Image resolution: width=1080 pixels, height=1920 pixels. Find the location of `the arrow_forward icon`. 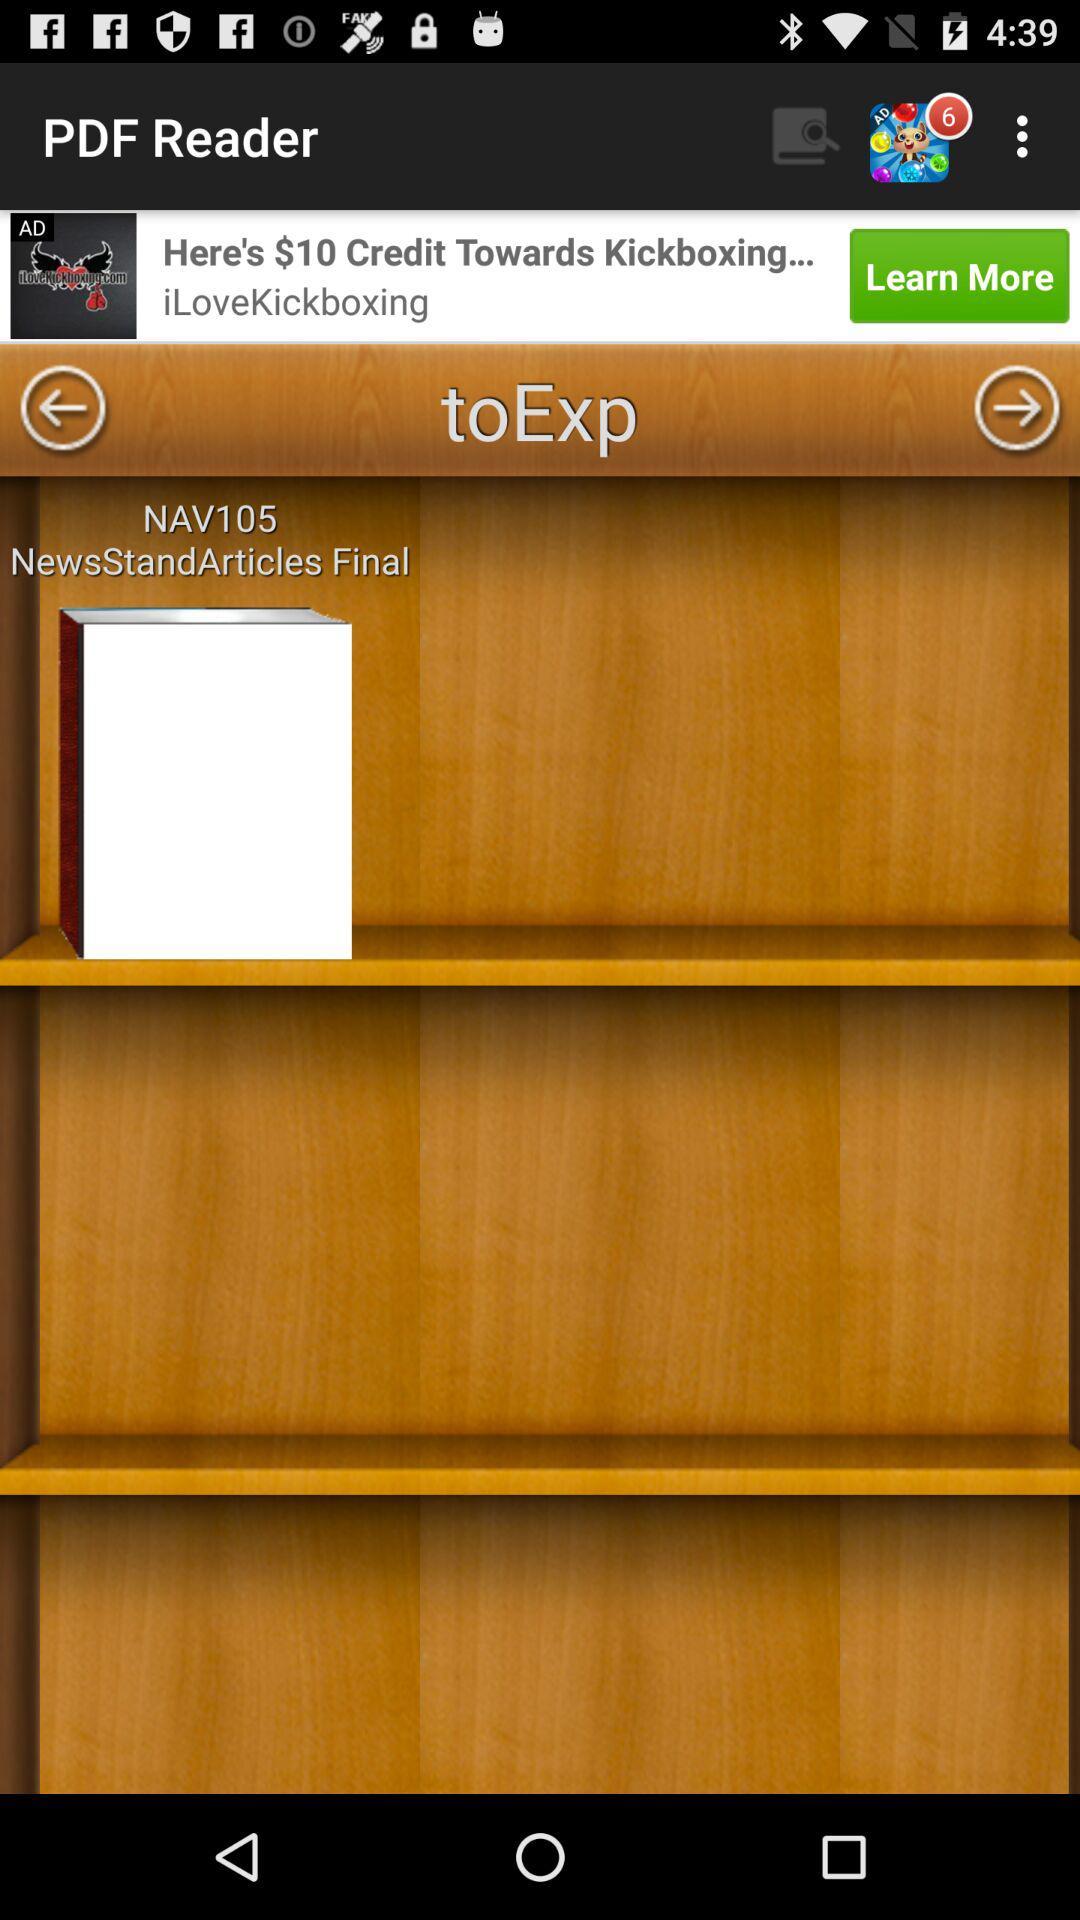

the arrow_forward icon is located at coordinates (1017, 438).